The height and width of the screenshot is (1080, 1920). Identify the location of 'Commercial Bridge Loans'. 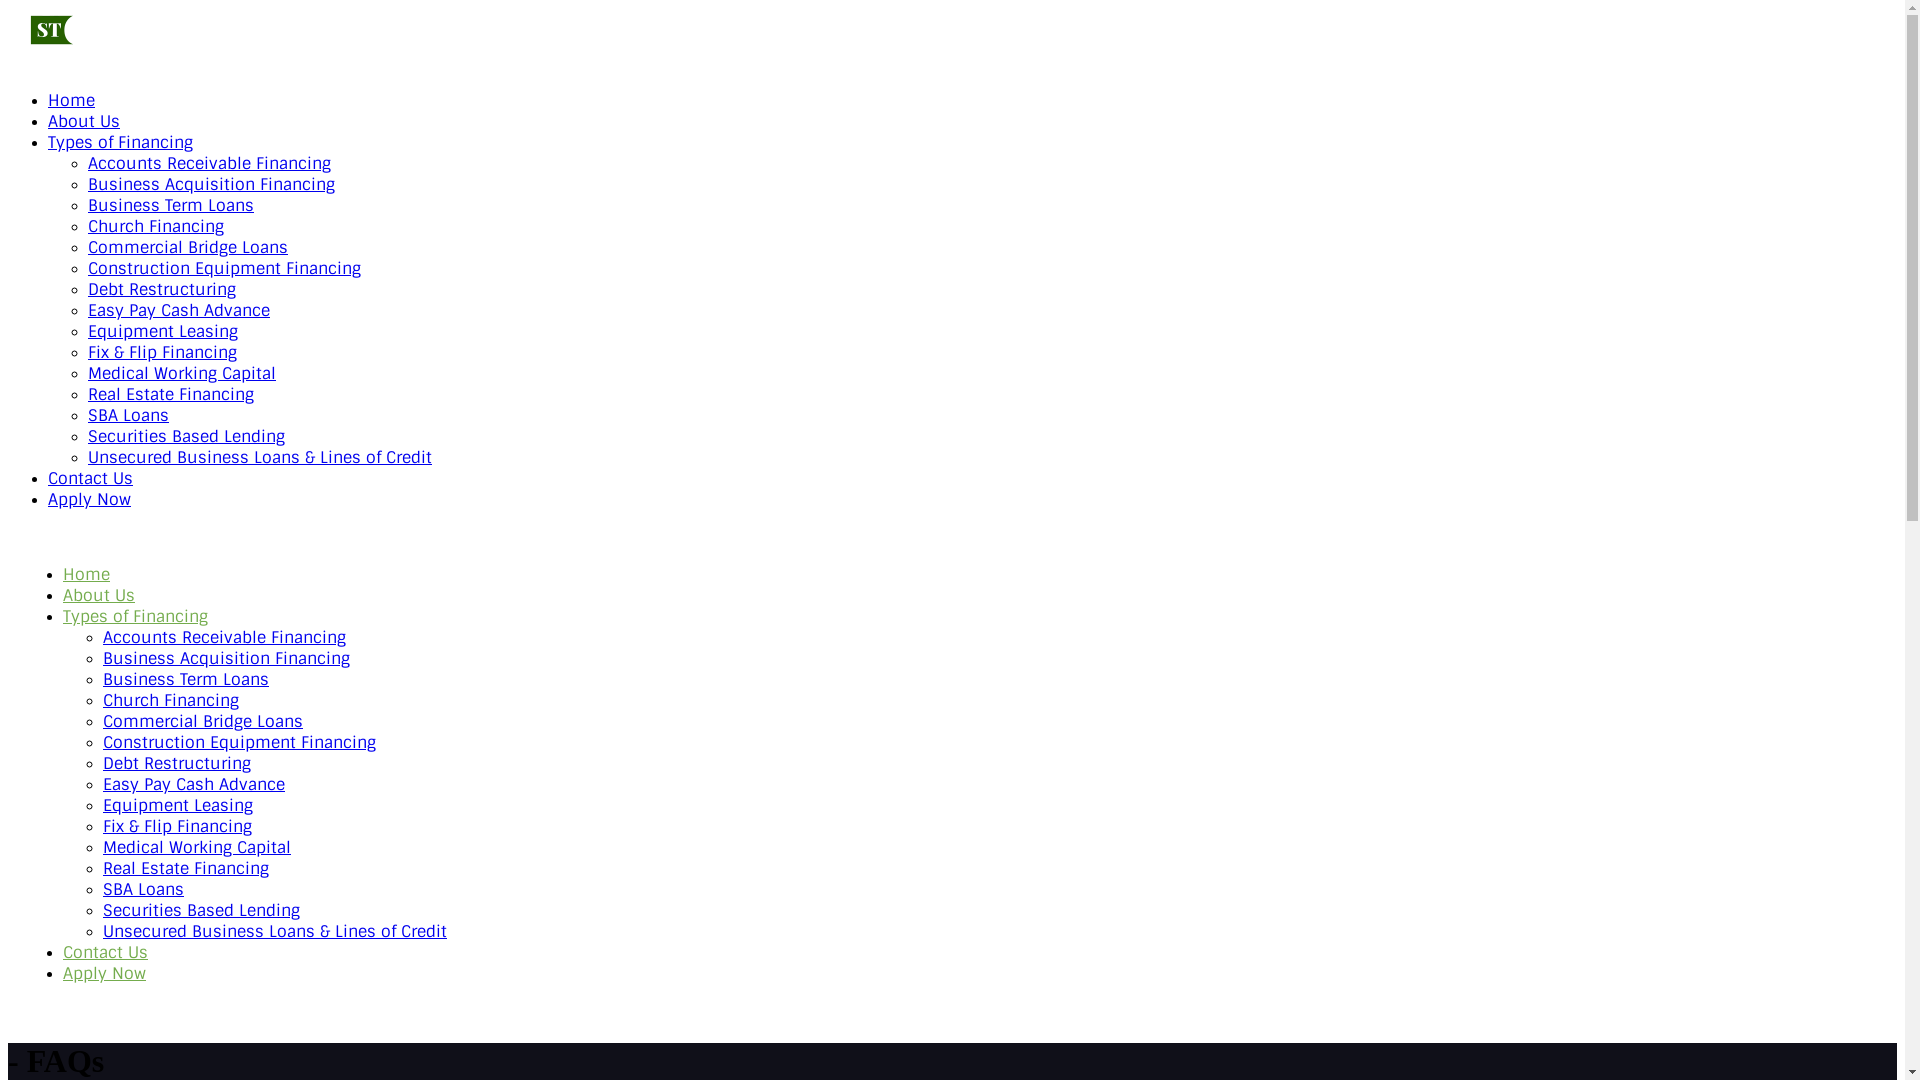
(187, 246).